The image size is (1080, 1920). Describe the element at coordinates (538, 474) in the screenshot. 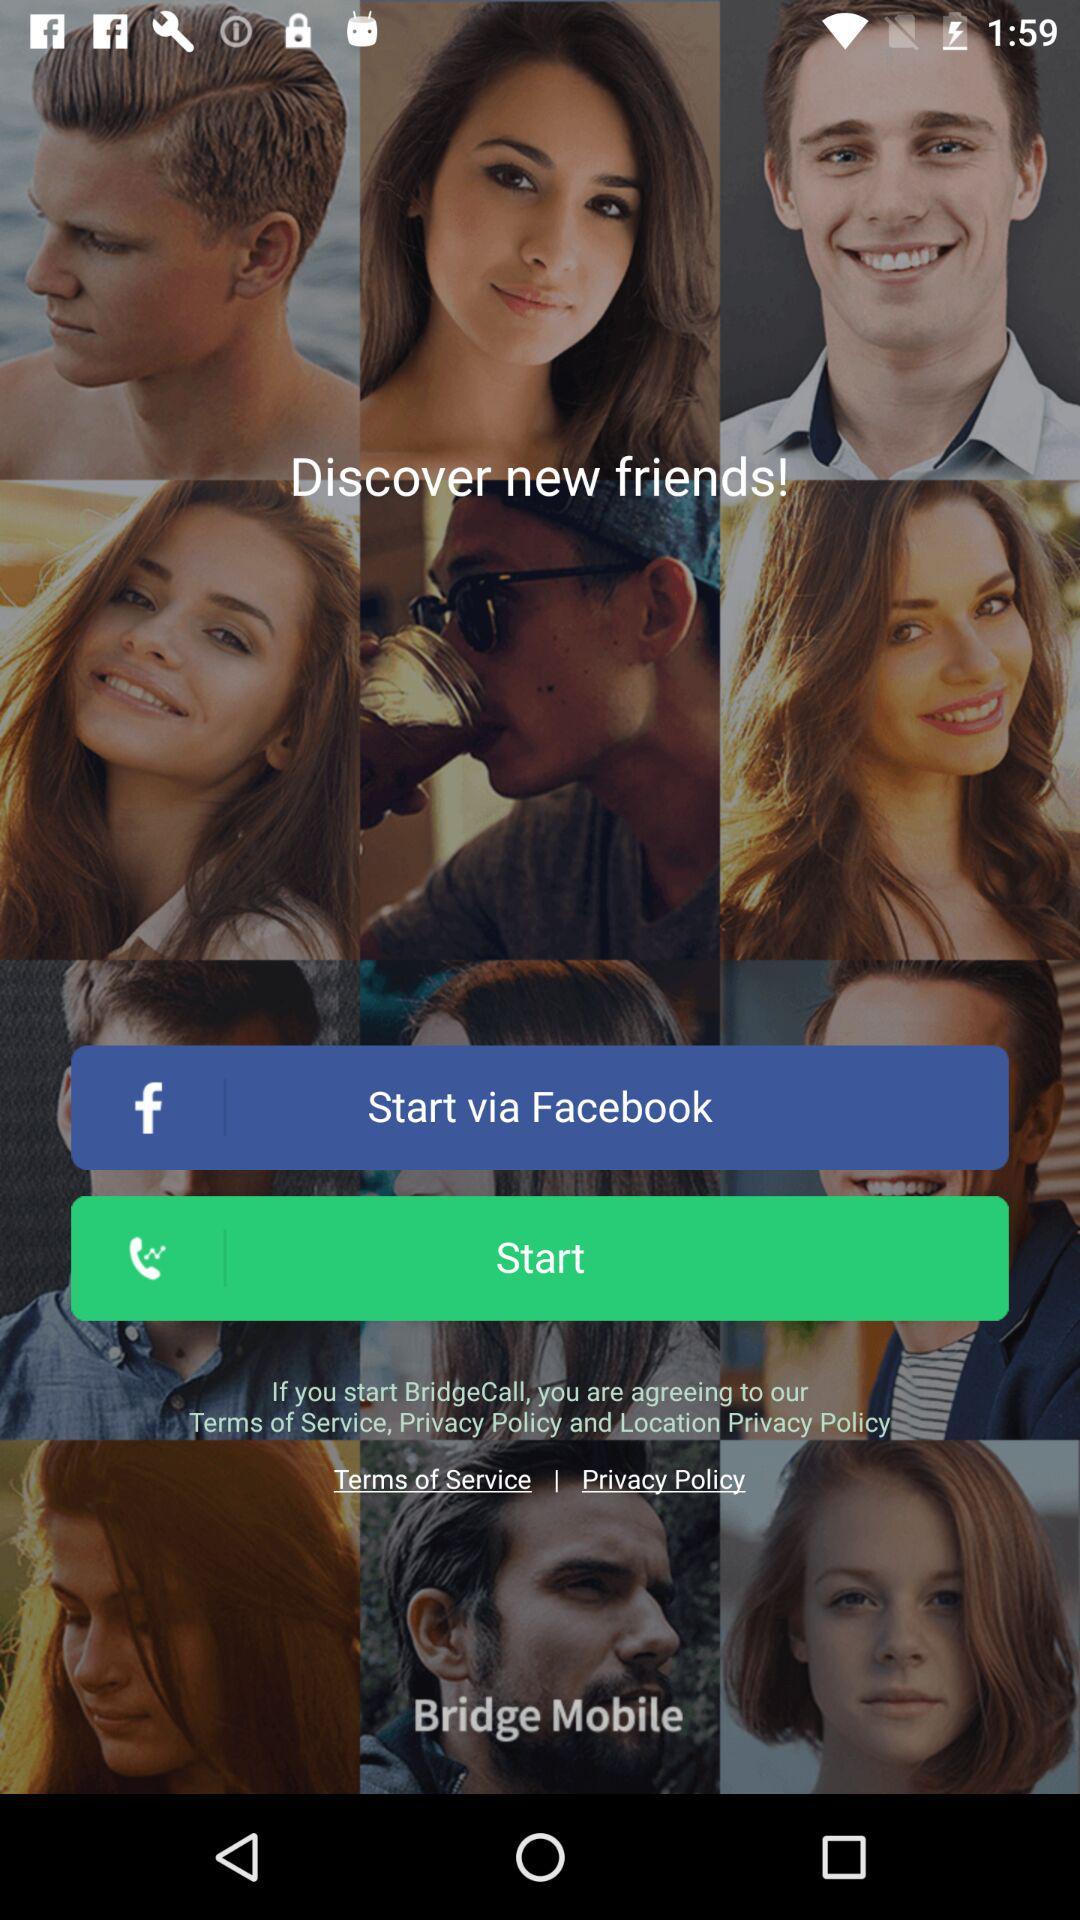

I see `the discover new friends! item` at that location.